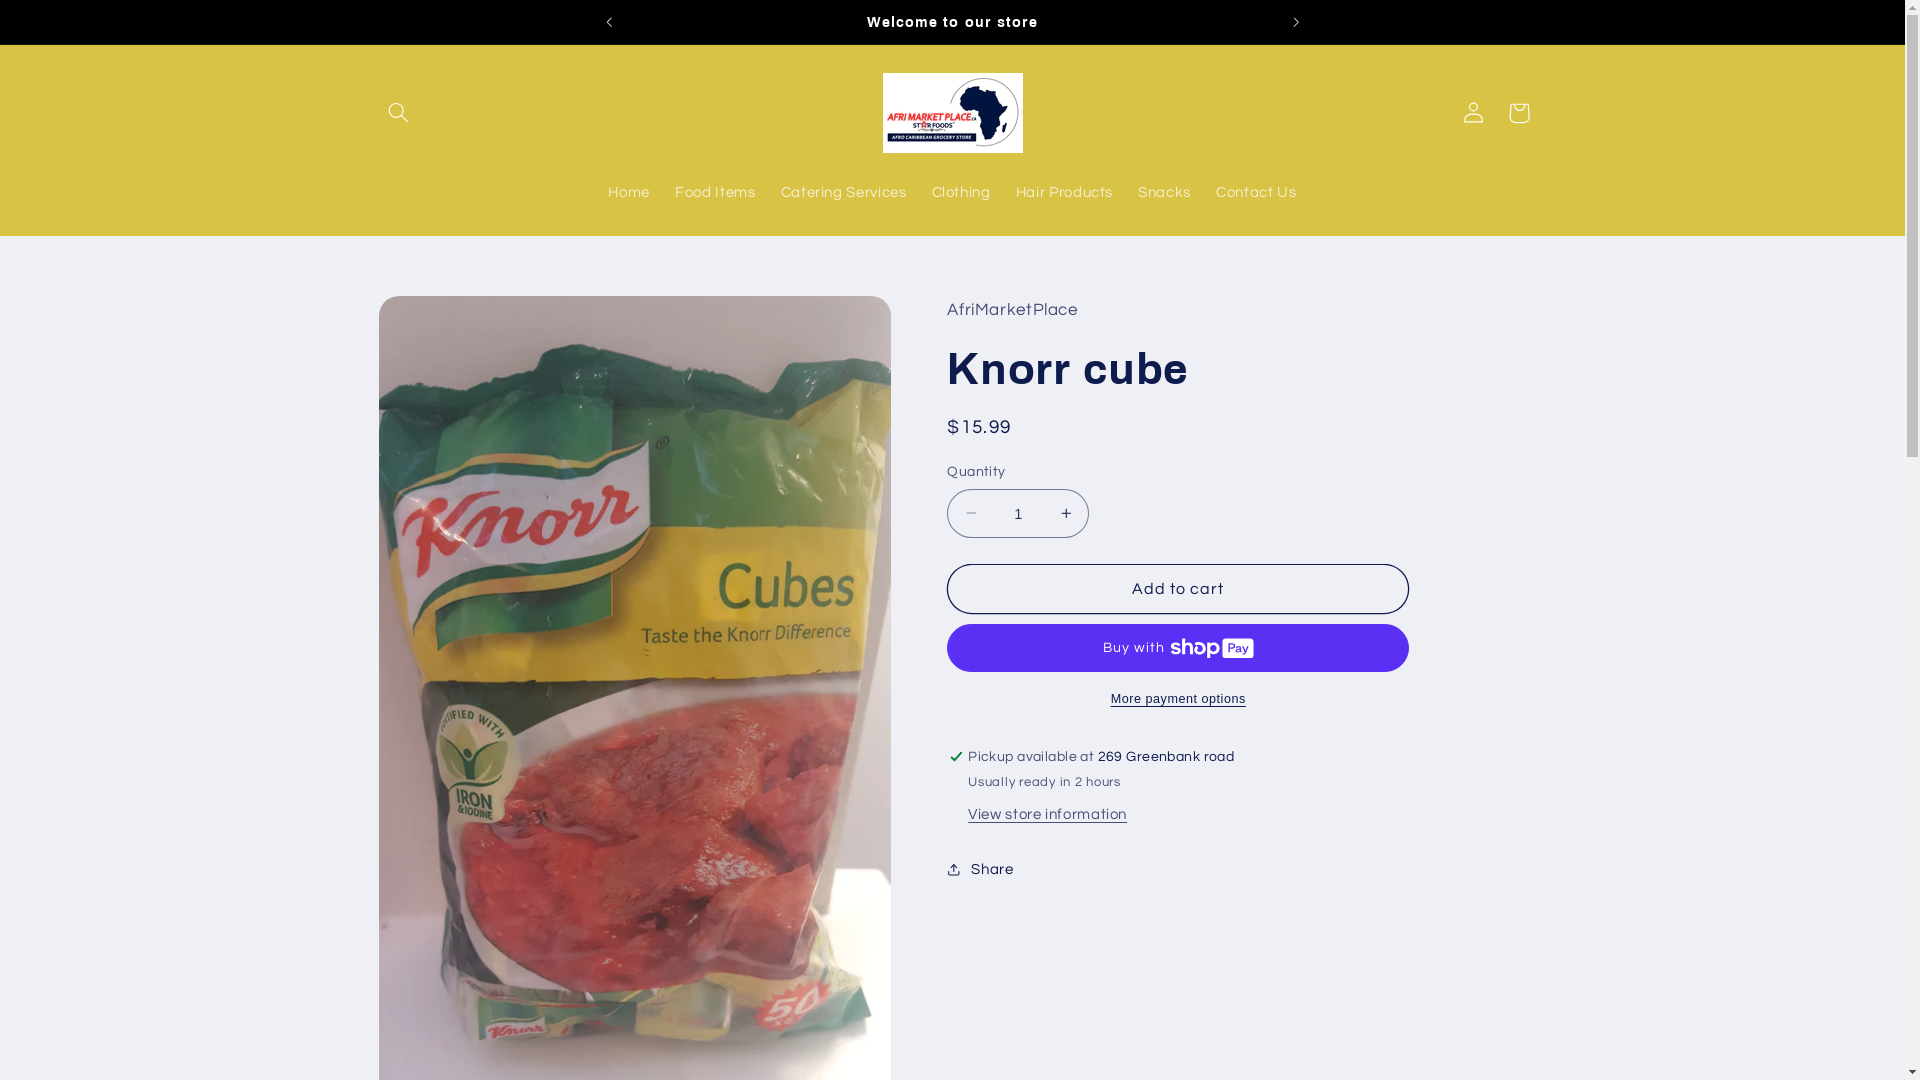 This screenshot has width=1920, height=1080. What do you see at coordinates (843, 193) in the screenshot?
I see `'Catering Services'` at bounding box center [843, 193].